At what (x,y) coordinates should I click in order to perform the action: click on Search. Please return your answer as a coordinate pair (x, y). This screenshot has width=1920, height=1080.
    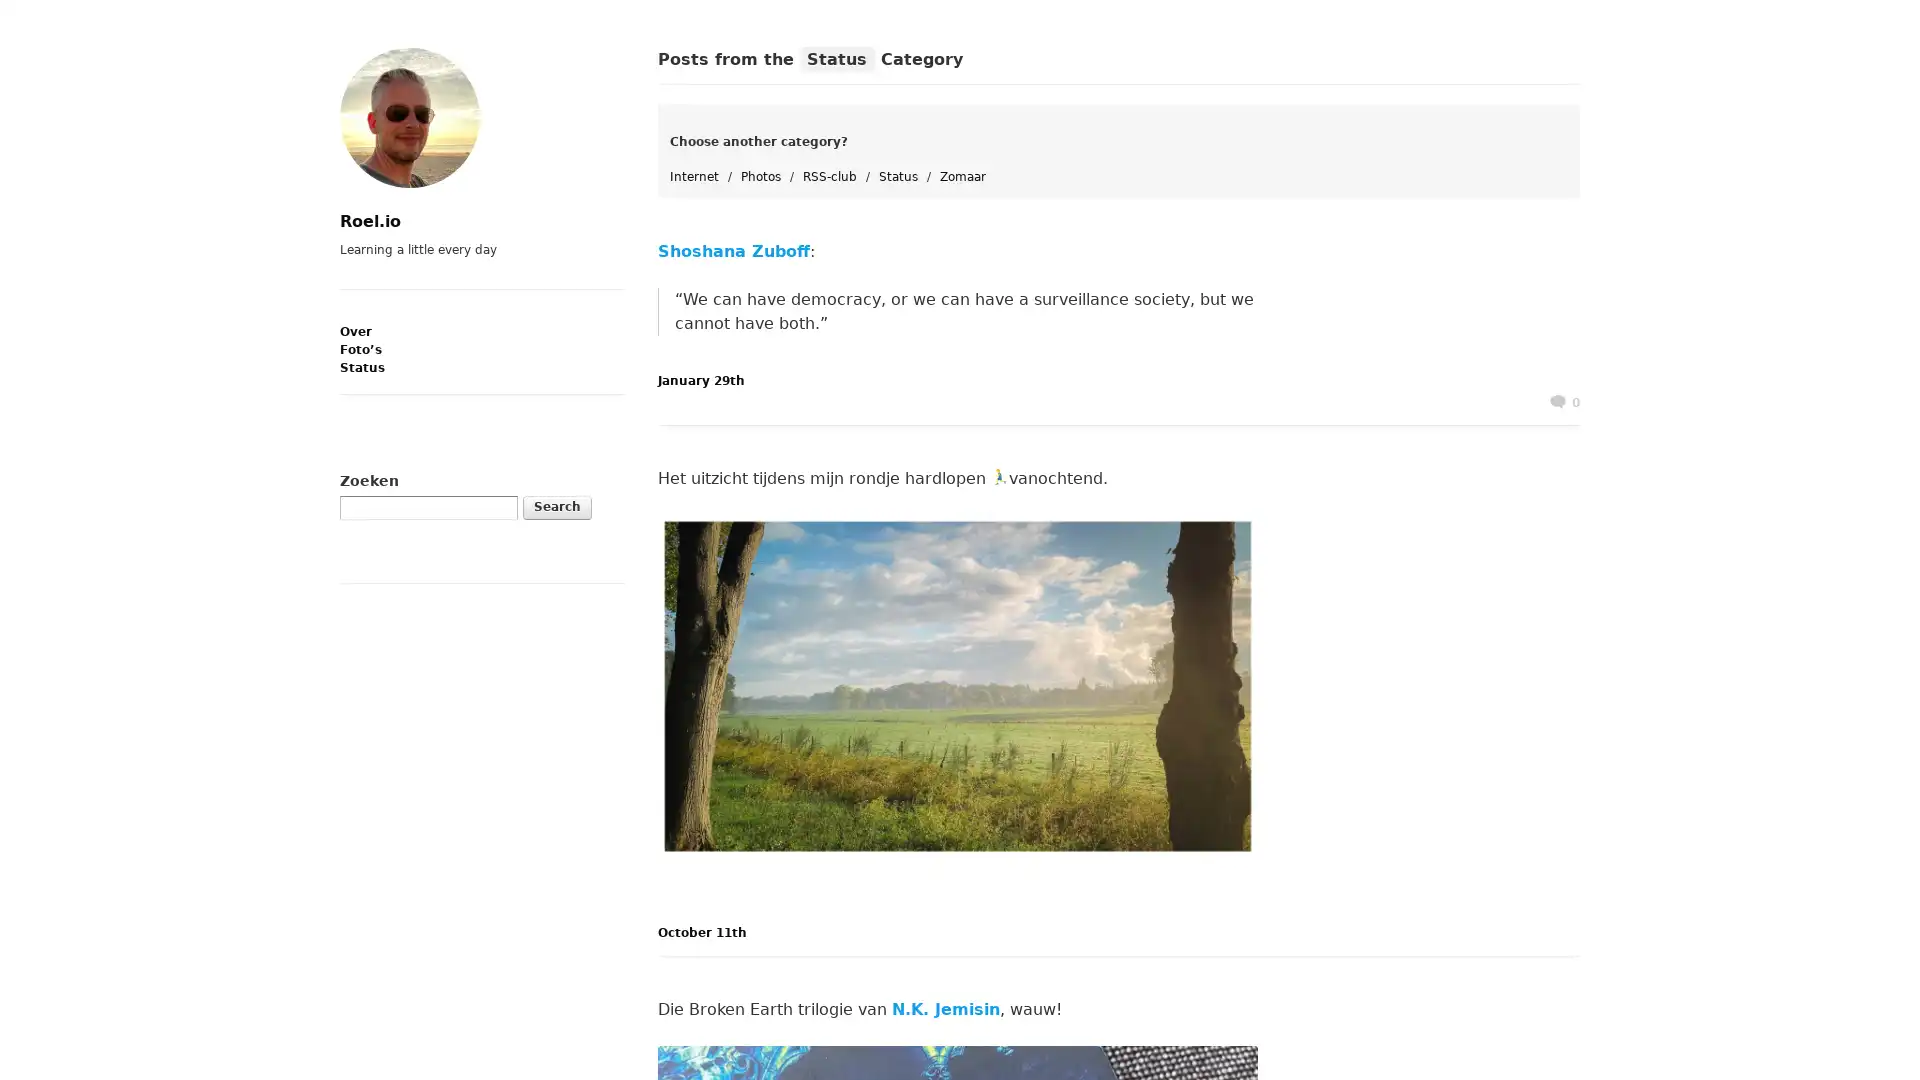
    Looking at the image, I should click on (557, 507).